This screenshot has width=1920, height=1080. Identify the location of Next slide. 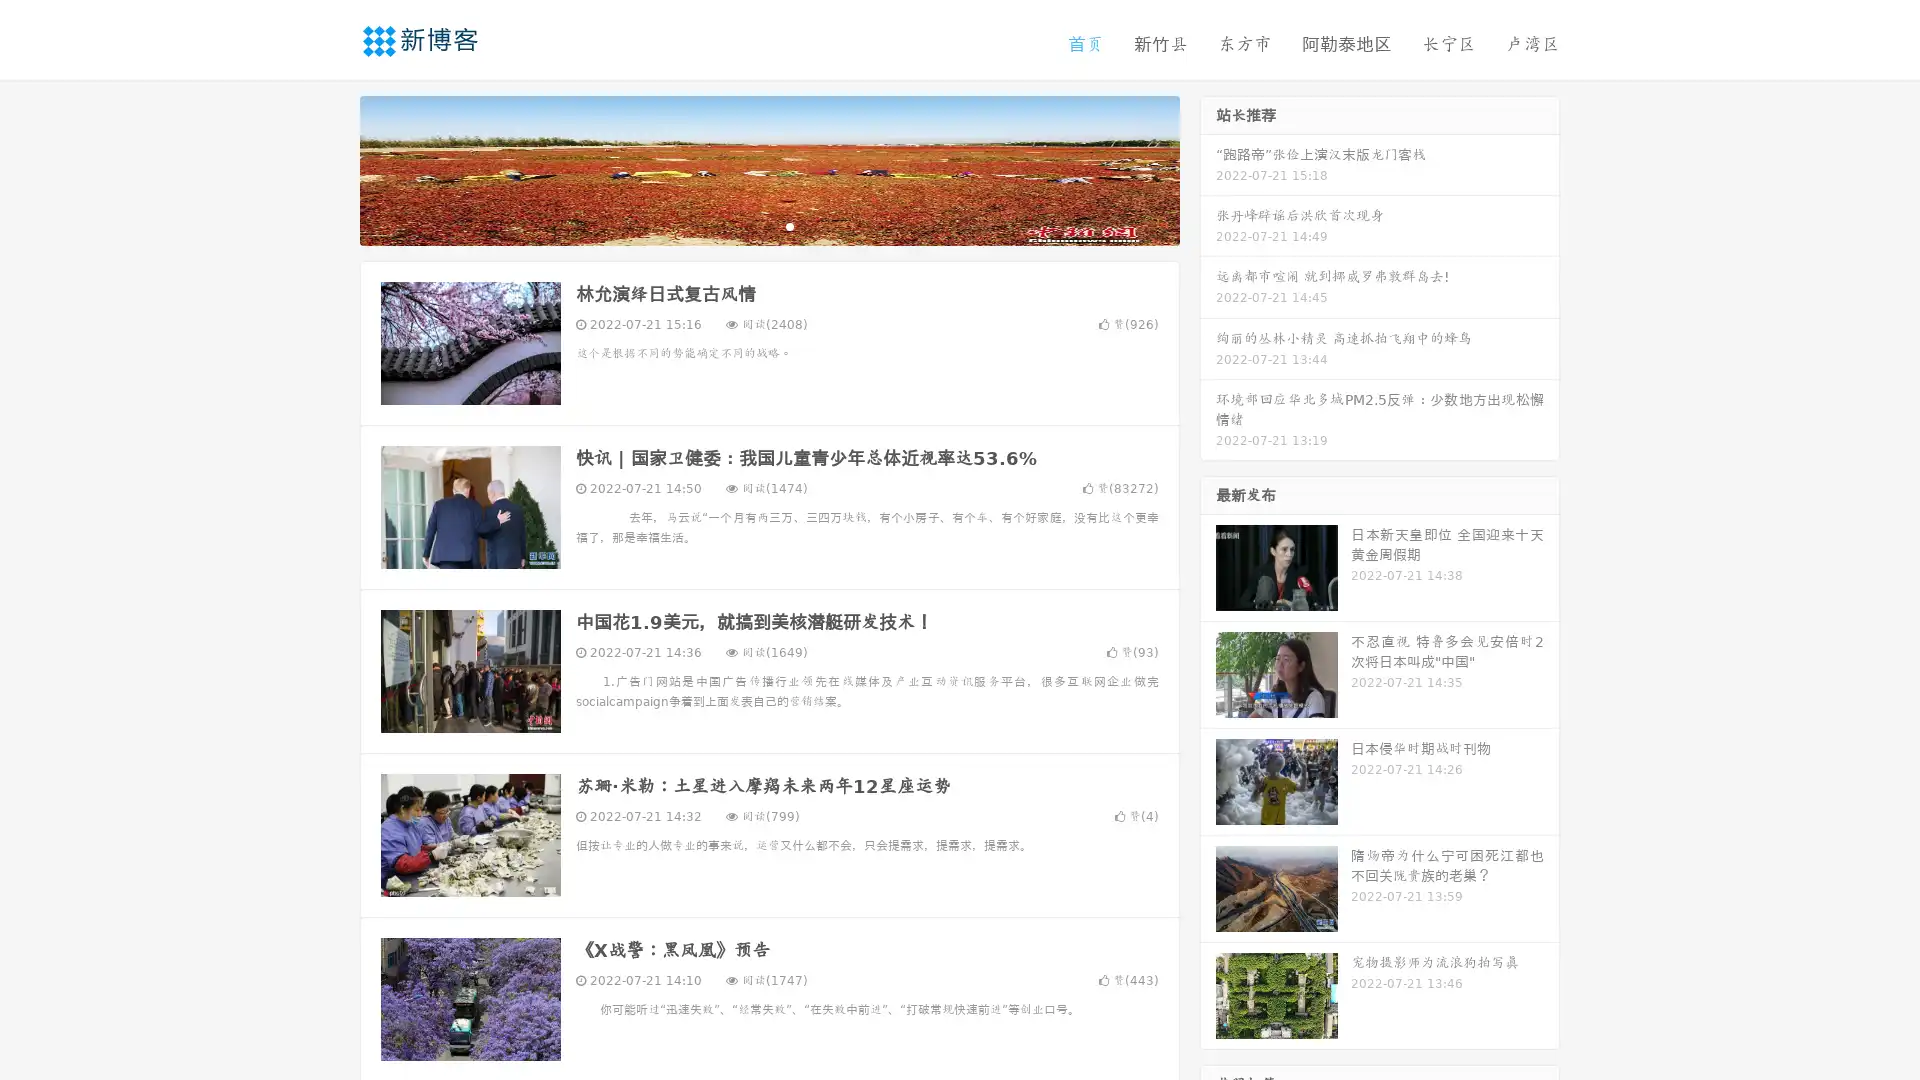
(1208, 168).